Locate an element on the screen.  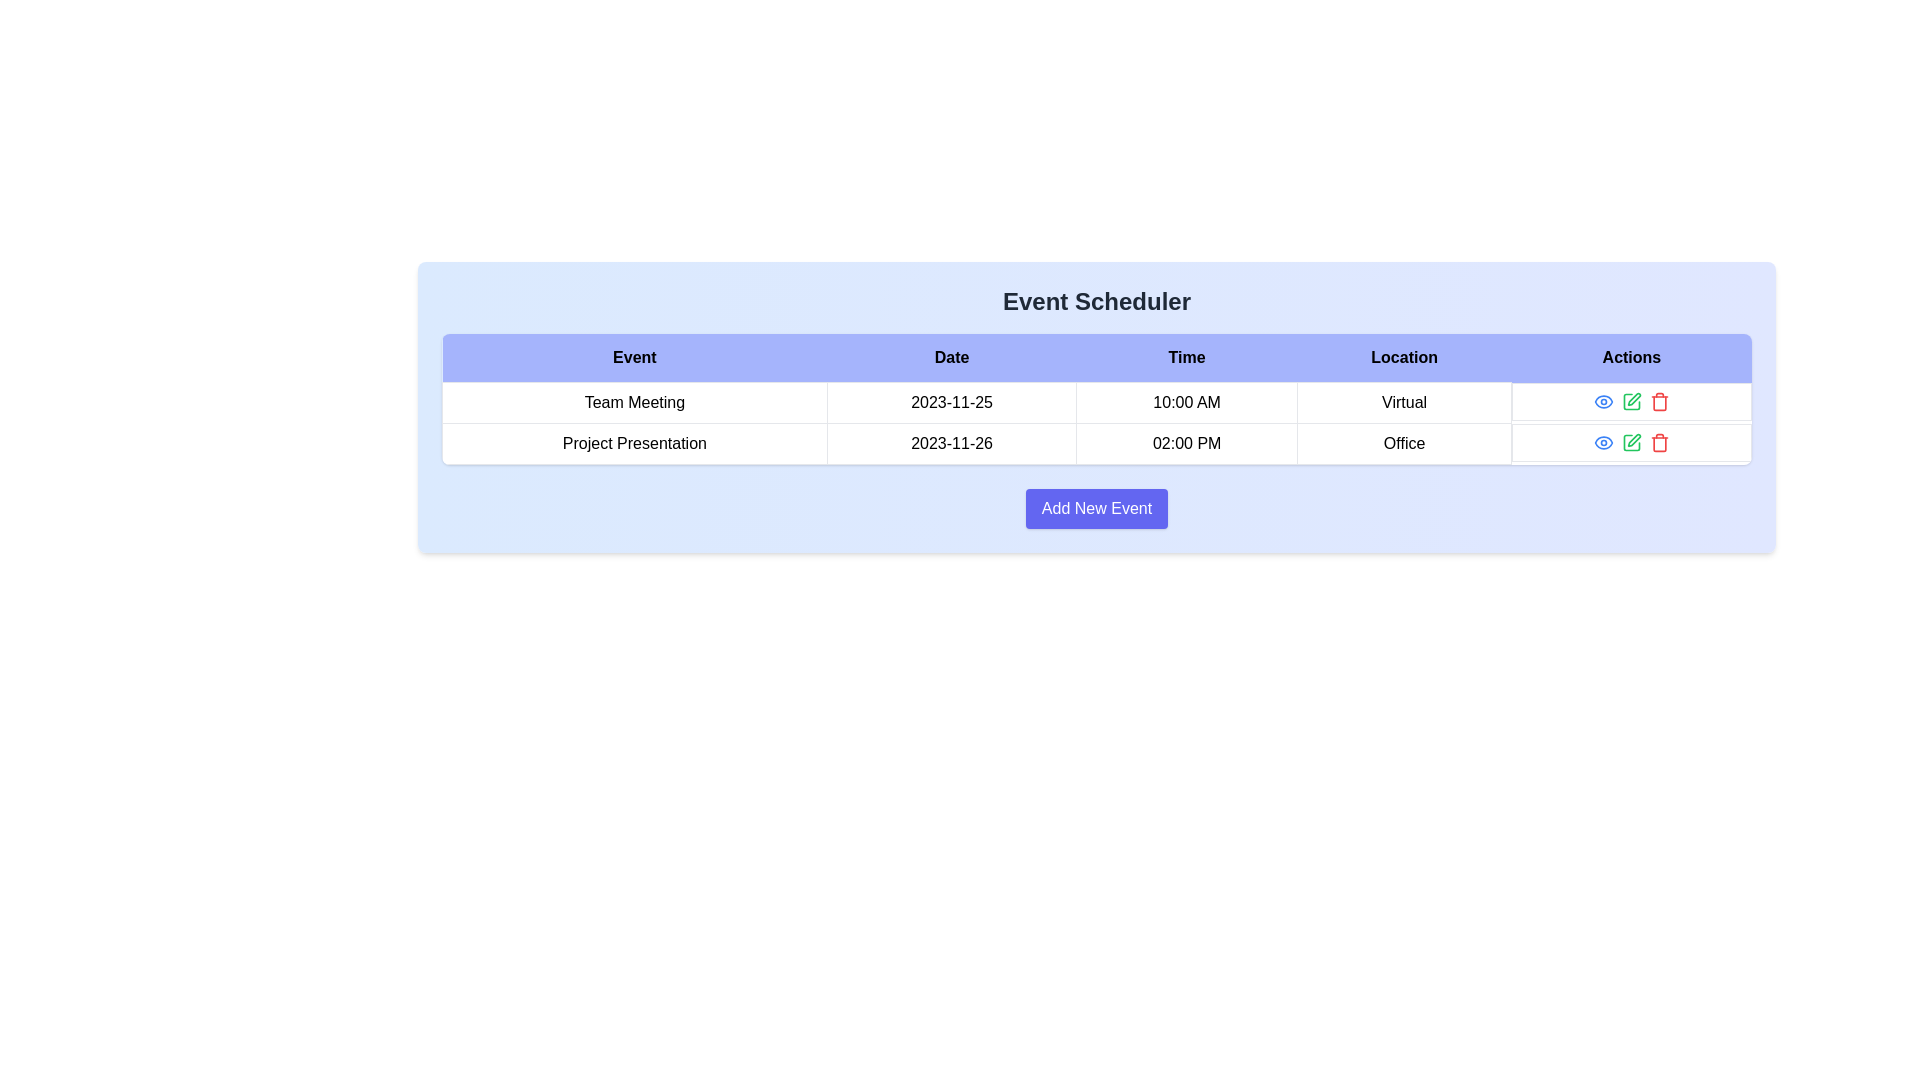
the 'Add New Event' button located at the bottom center of the 'Event Scheduler' interface is located at coordinates (1096, 508).